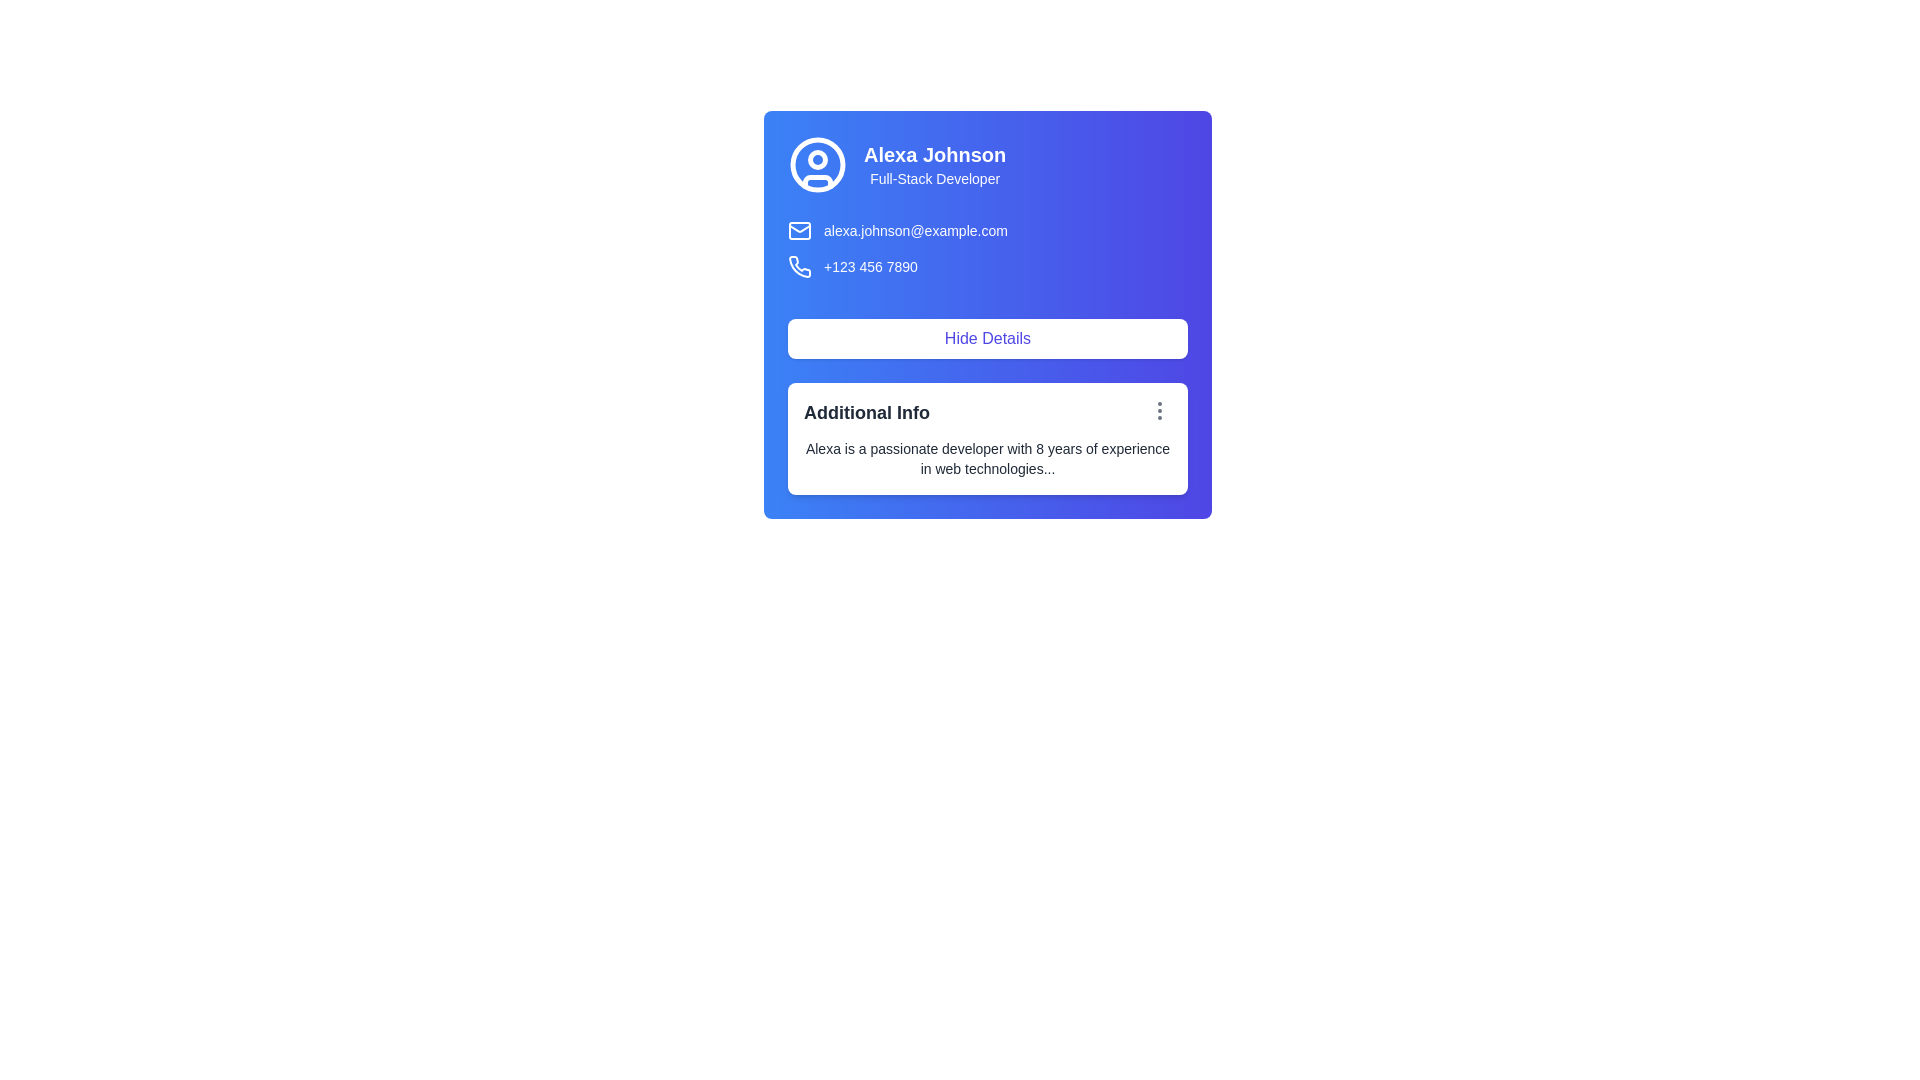  Describe the element at coordinates (988, 330) in the screenshot. I see `the toggle button located in the card for 'Alexa Johnson' to observe potential styling changes` at that location.